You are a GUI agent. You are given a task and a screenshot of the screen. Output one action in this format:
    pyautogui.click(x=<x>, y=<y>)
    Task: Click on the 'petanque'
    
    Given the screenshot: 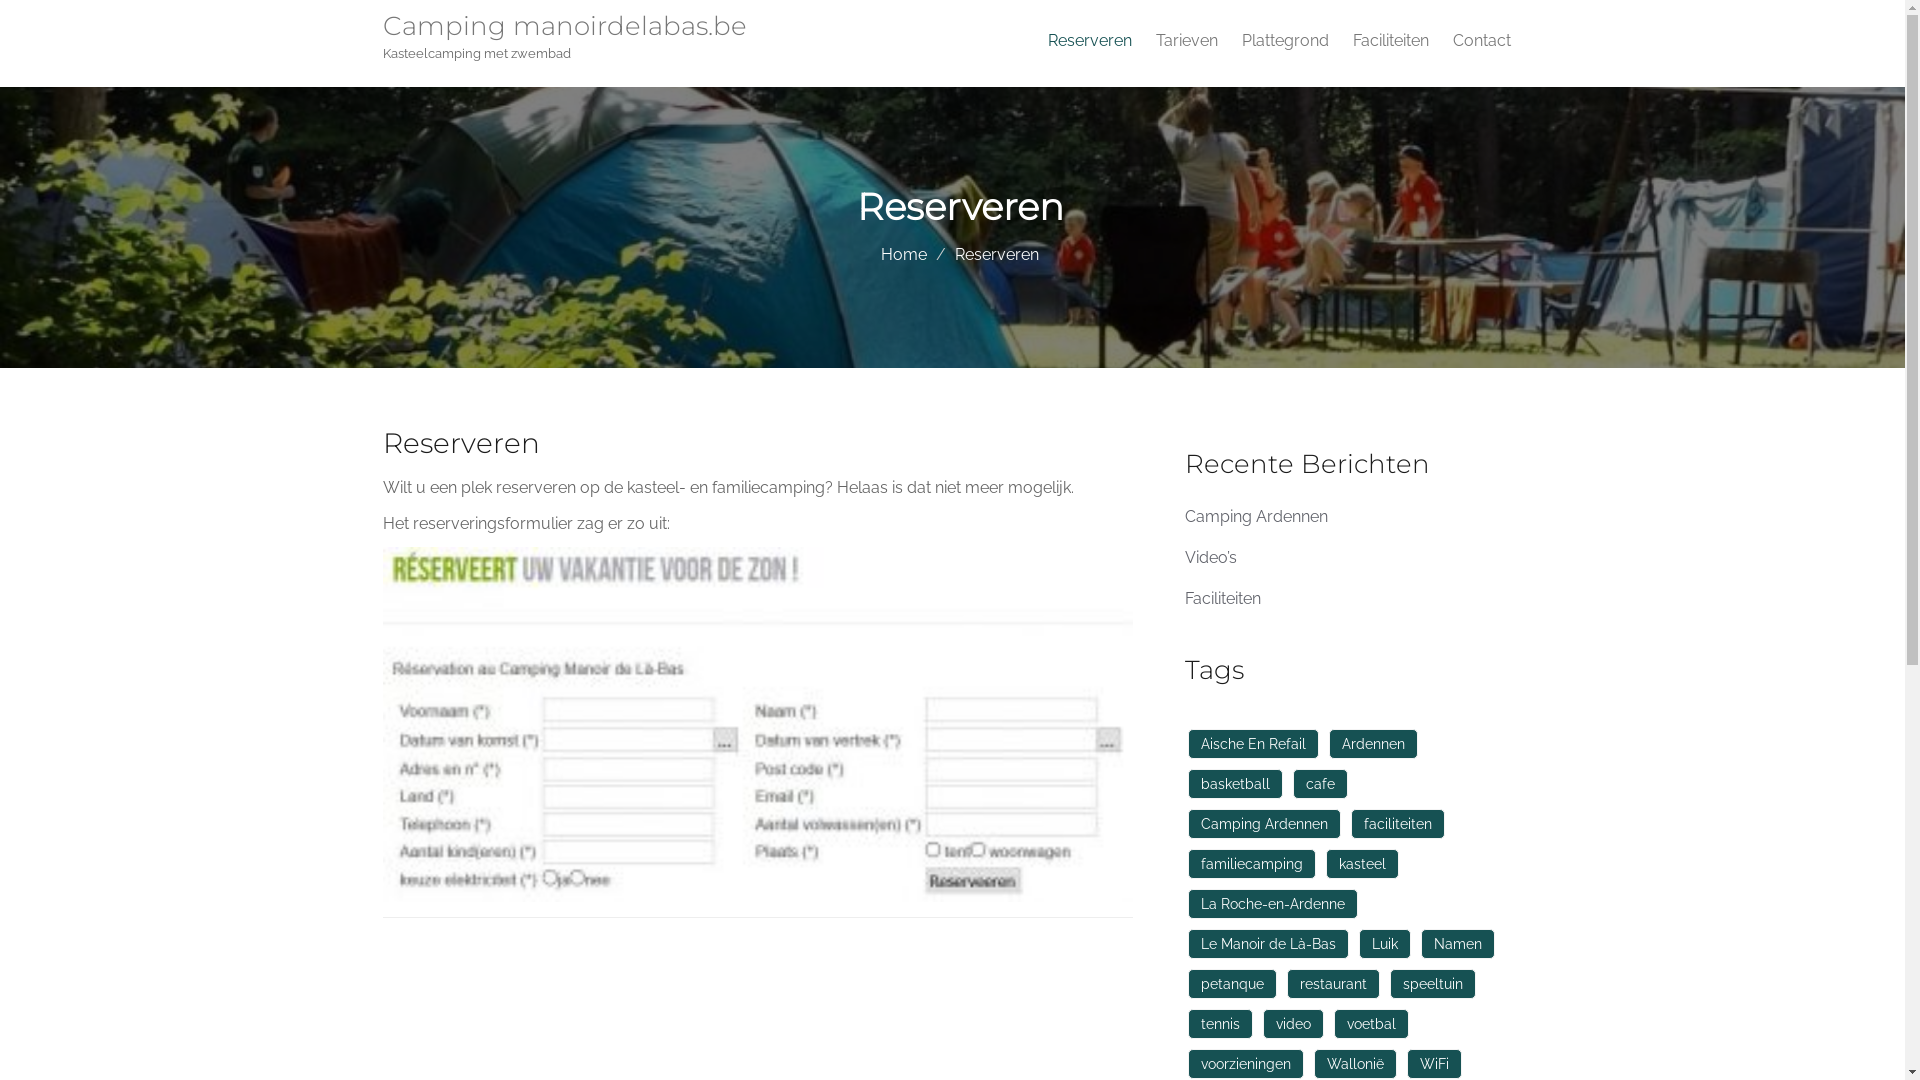 What is the action you would take?
    pyautogui.click(x=1231, y=982)
    